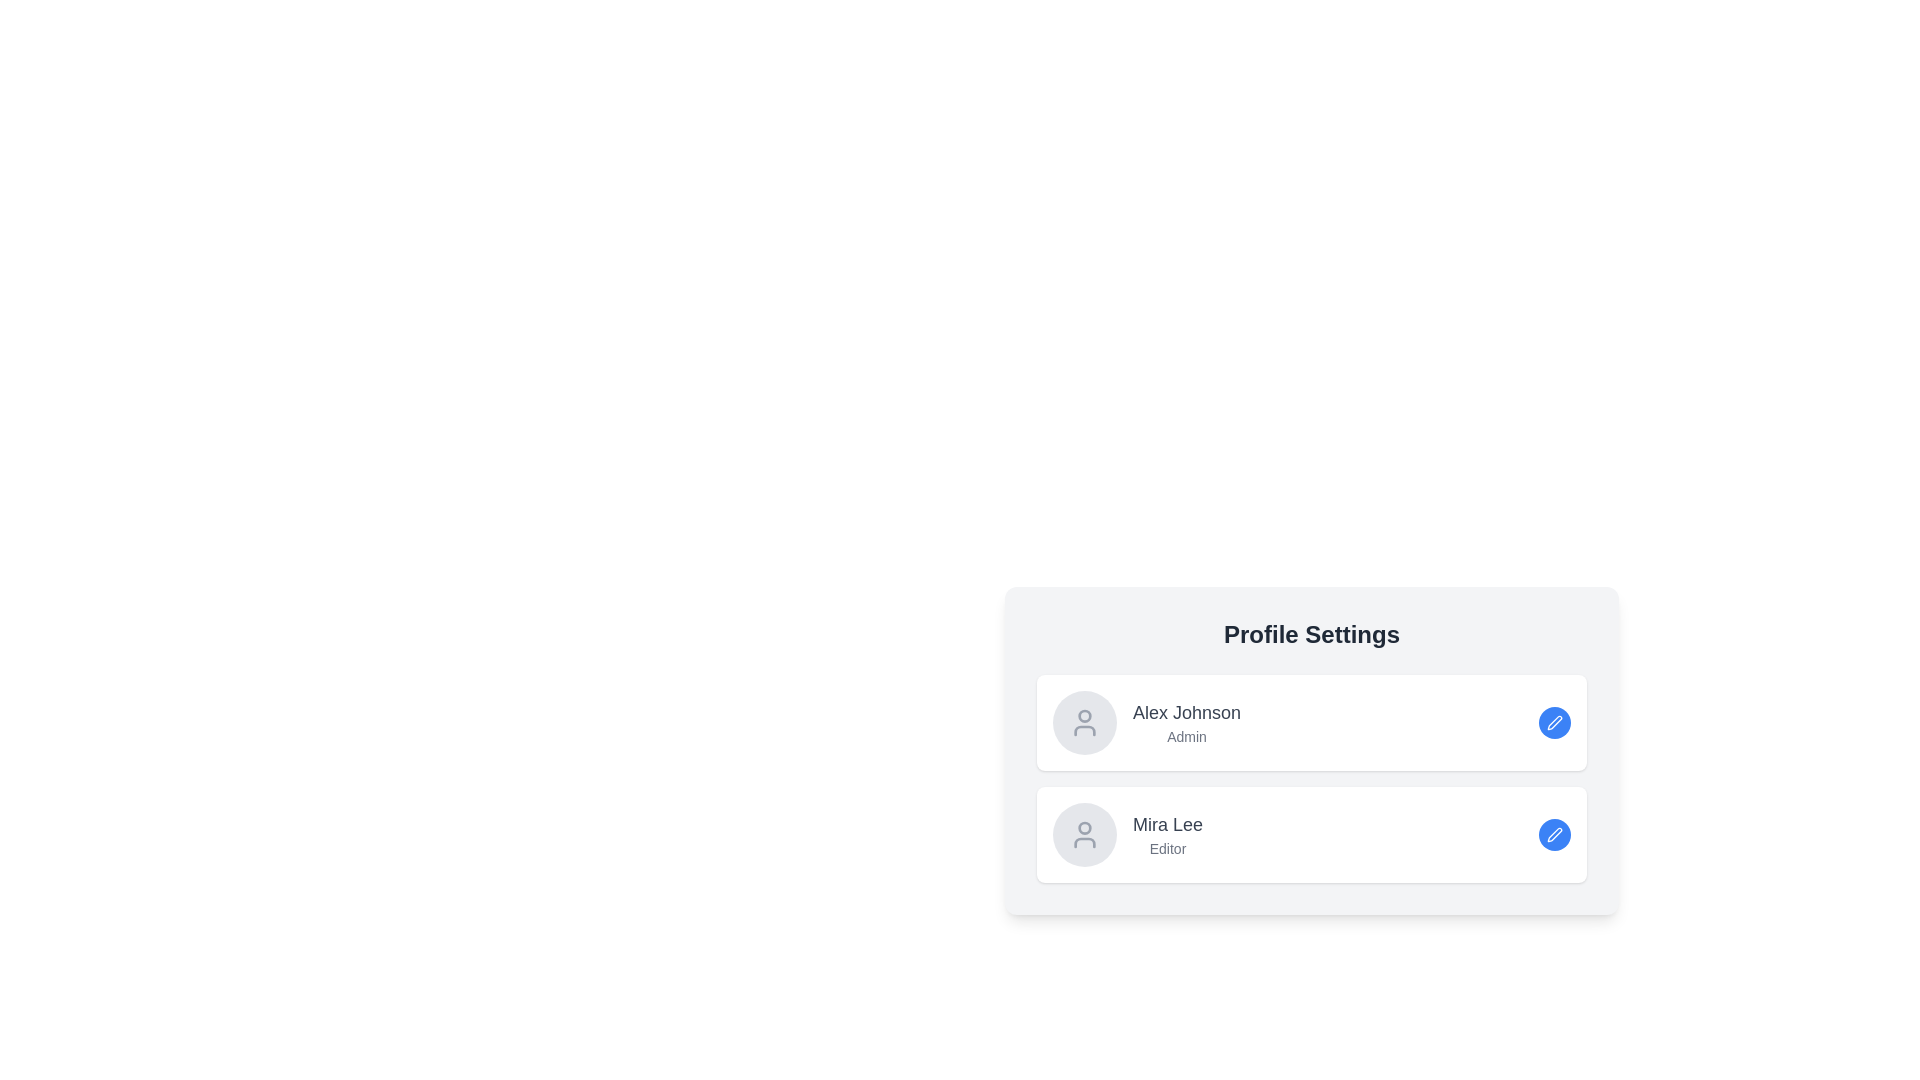 The image size is (1920, 1080). I want to click on the text label displaying 'Admin' in light gray font, positioned below the name 'Alex Johnson' in the user profiles list, so click(1186, 736).